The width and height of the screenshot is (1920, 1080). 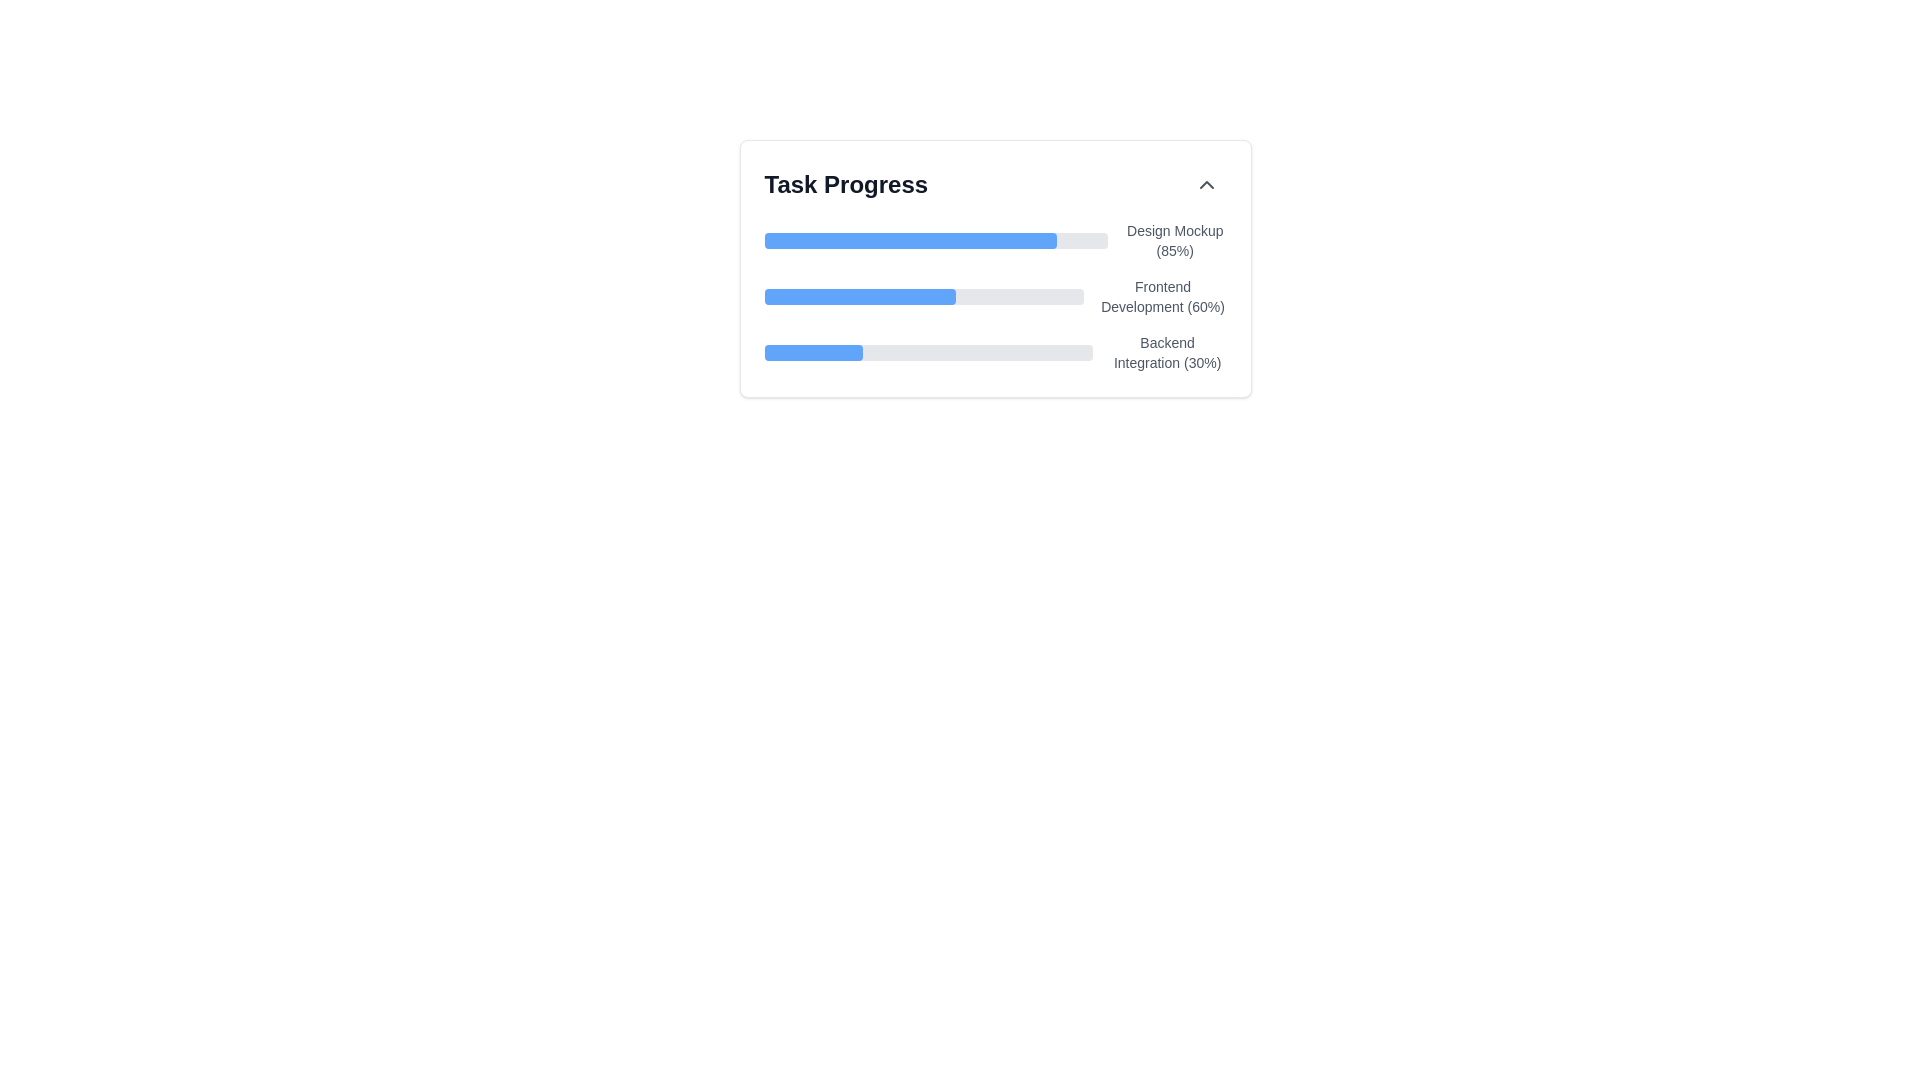 What do you see at coordinates (1205, 185) in the screenshot?
I see `the small, triangular upward arrow button located in the 'Task Progress' header to change its color` at bounding box center [1205, 185].